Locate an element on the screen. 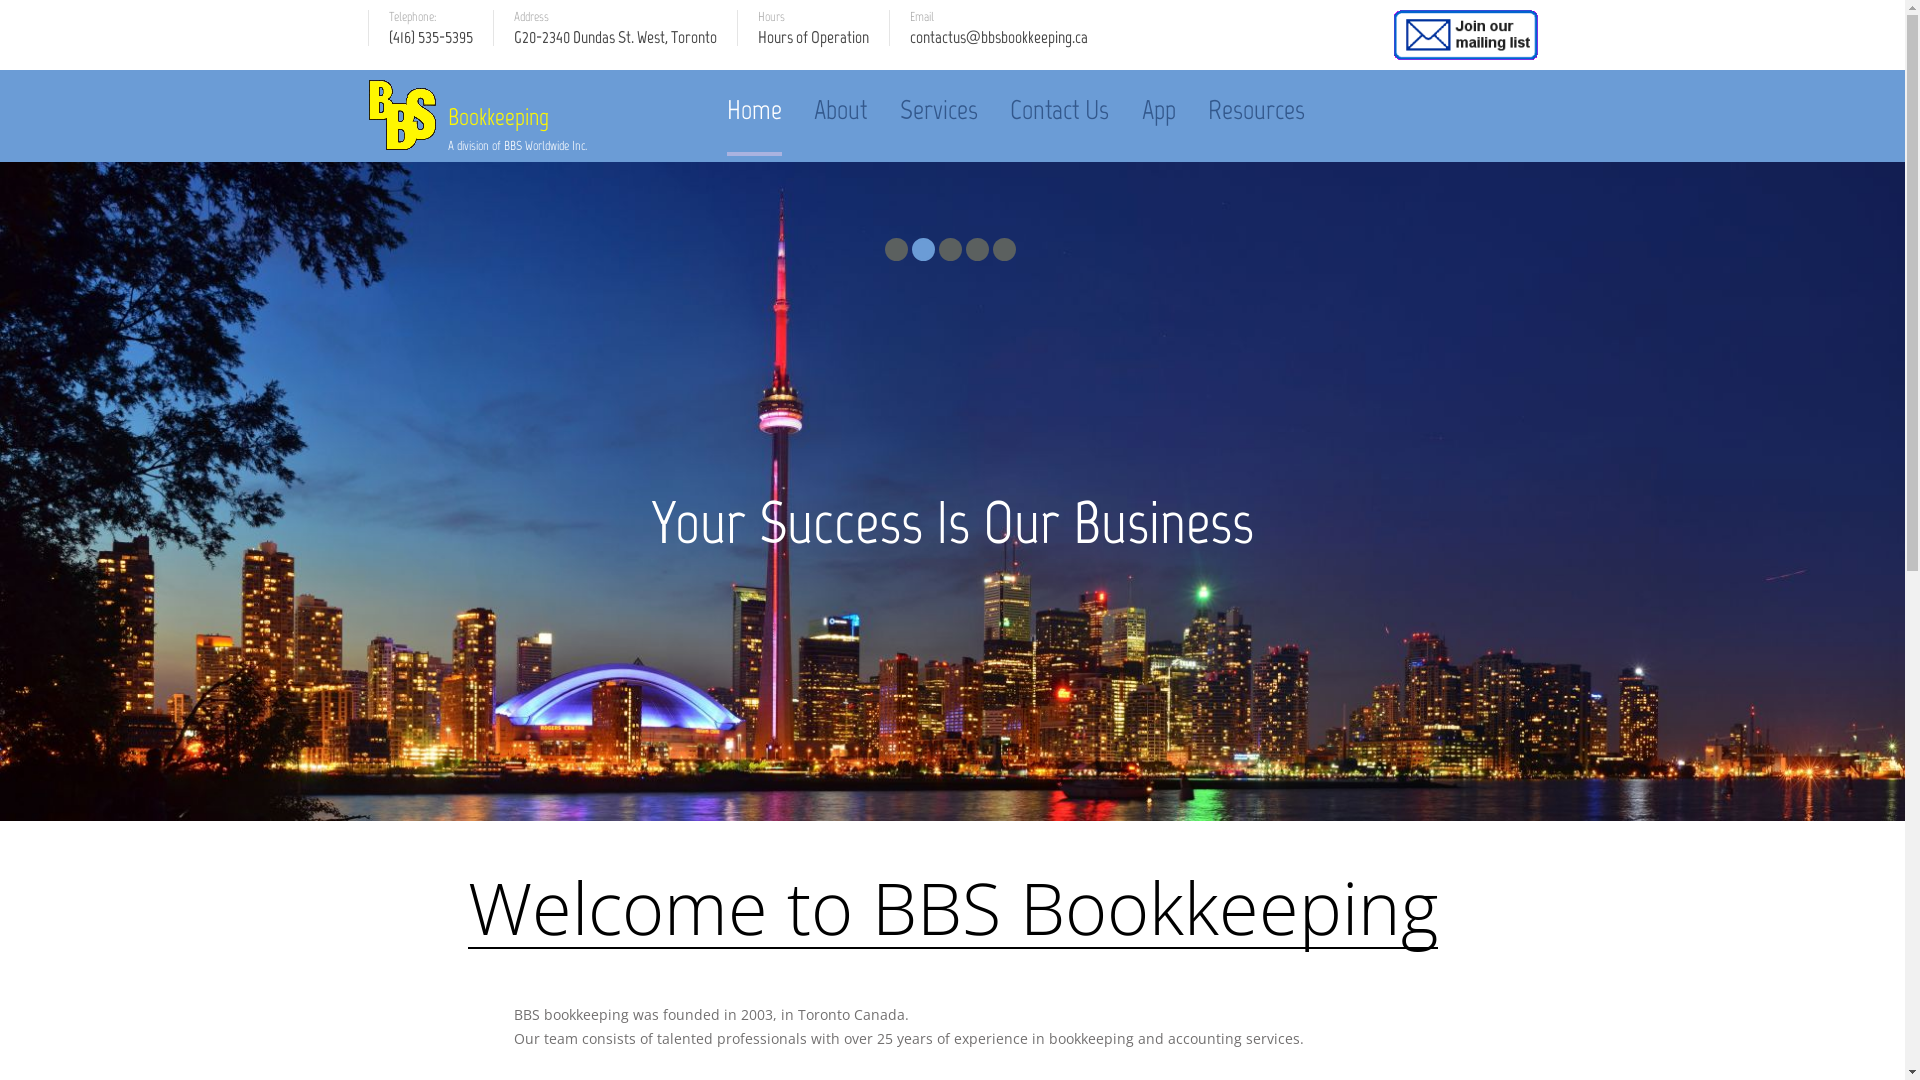 This screenshot has height=1080, width=1920. 'About' is located at coordinates (840, 109).